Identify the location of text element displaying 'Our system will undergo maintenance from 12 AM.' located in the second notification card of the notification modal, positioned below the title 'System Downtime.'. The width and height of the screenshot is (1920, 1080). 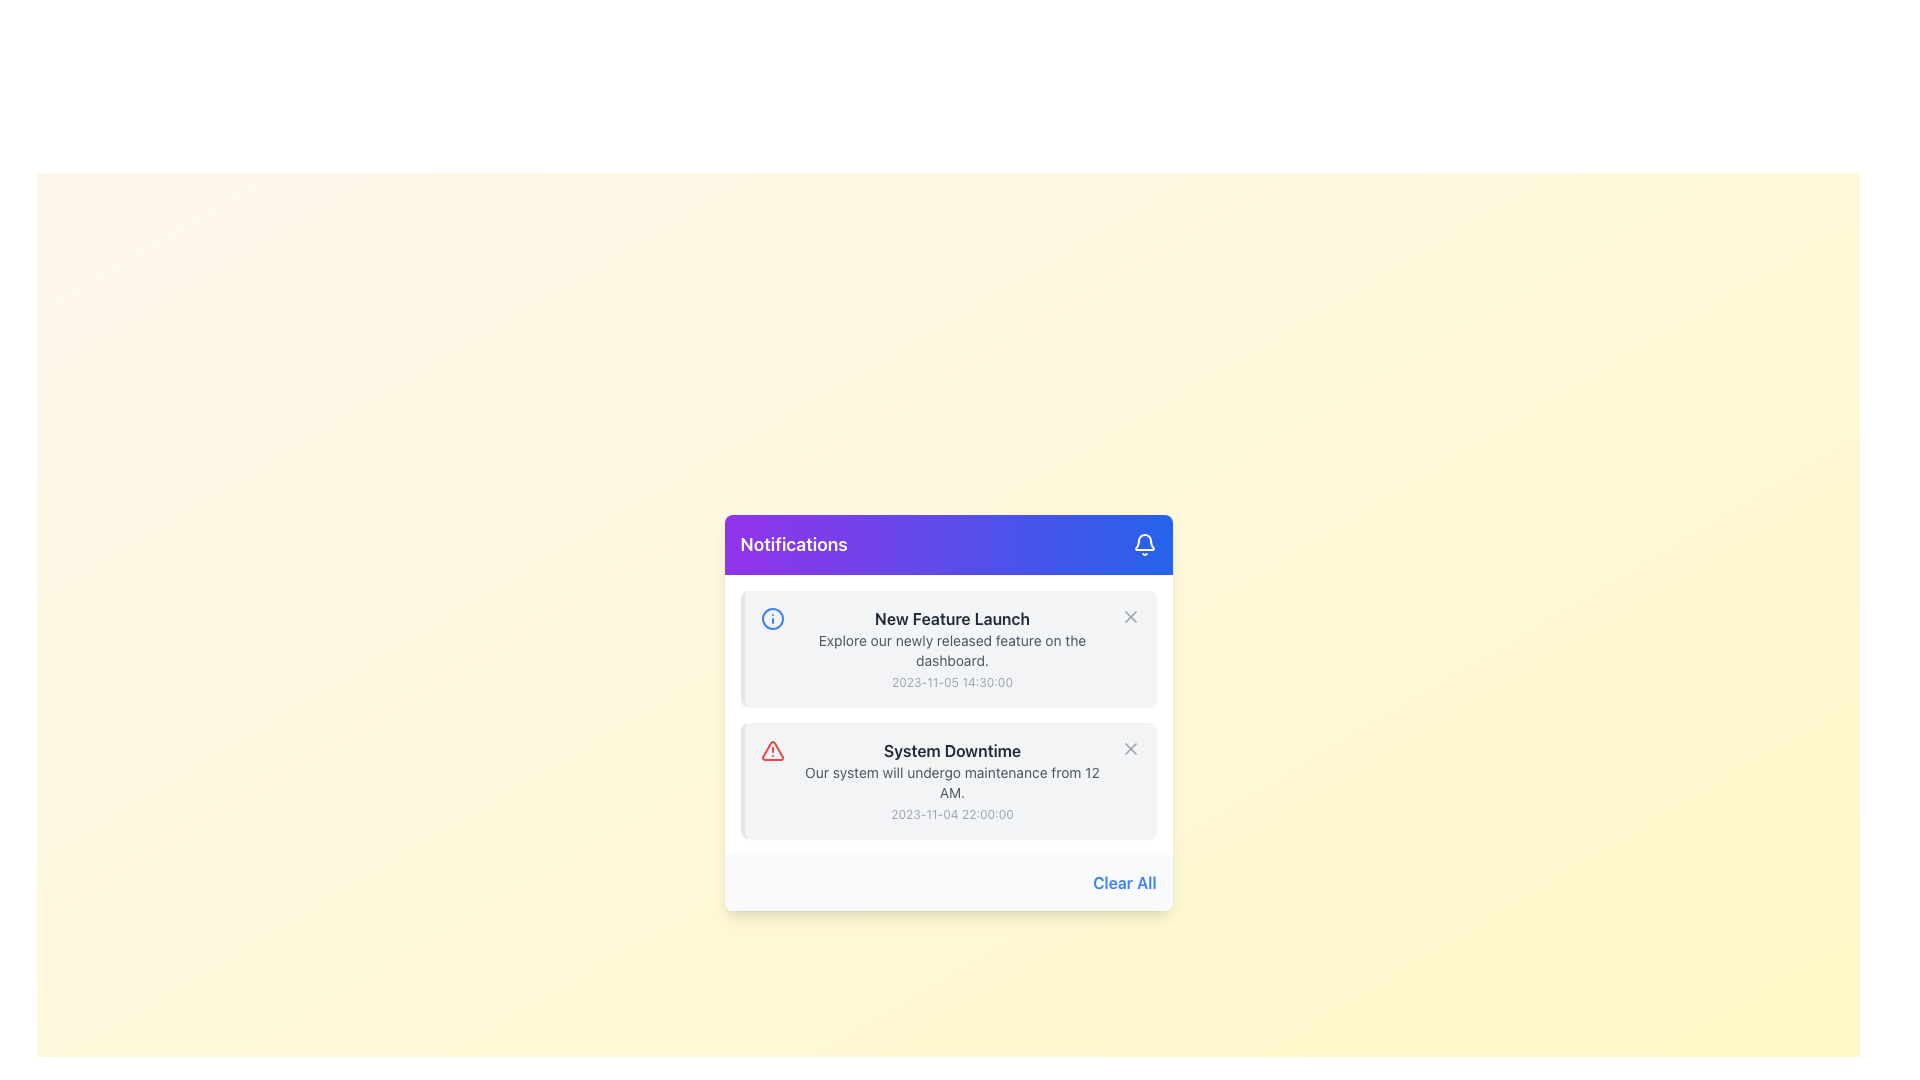
(951, 782).